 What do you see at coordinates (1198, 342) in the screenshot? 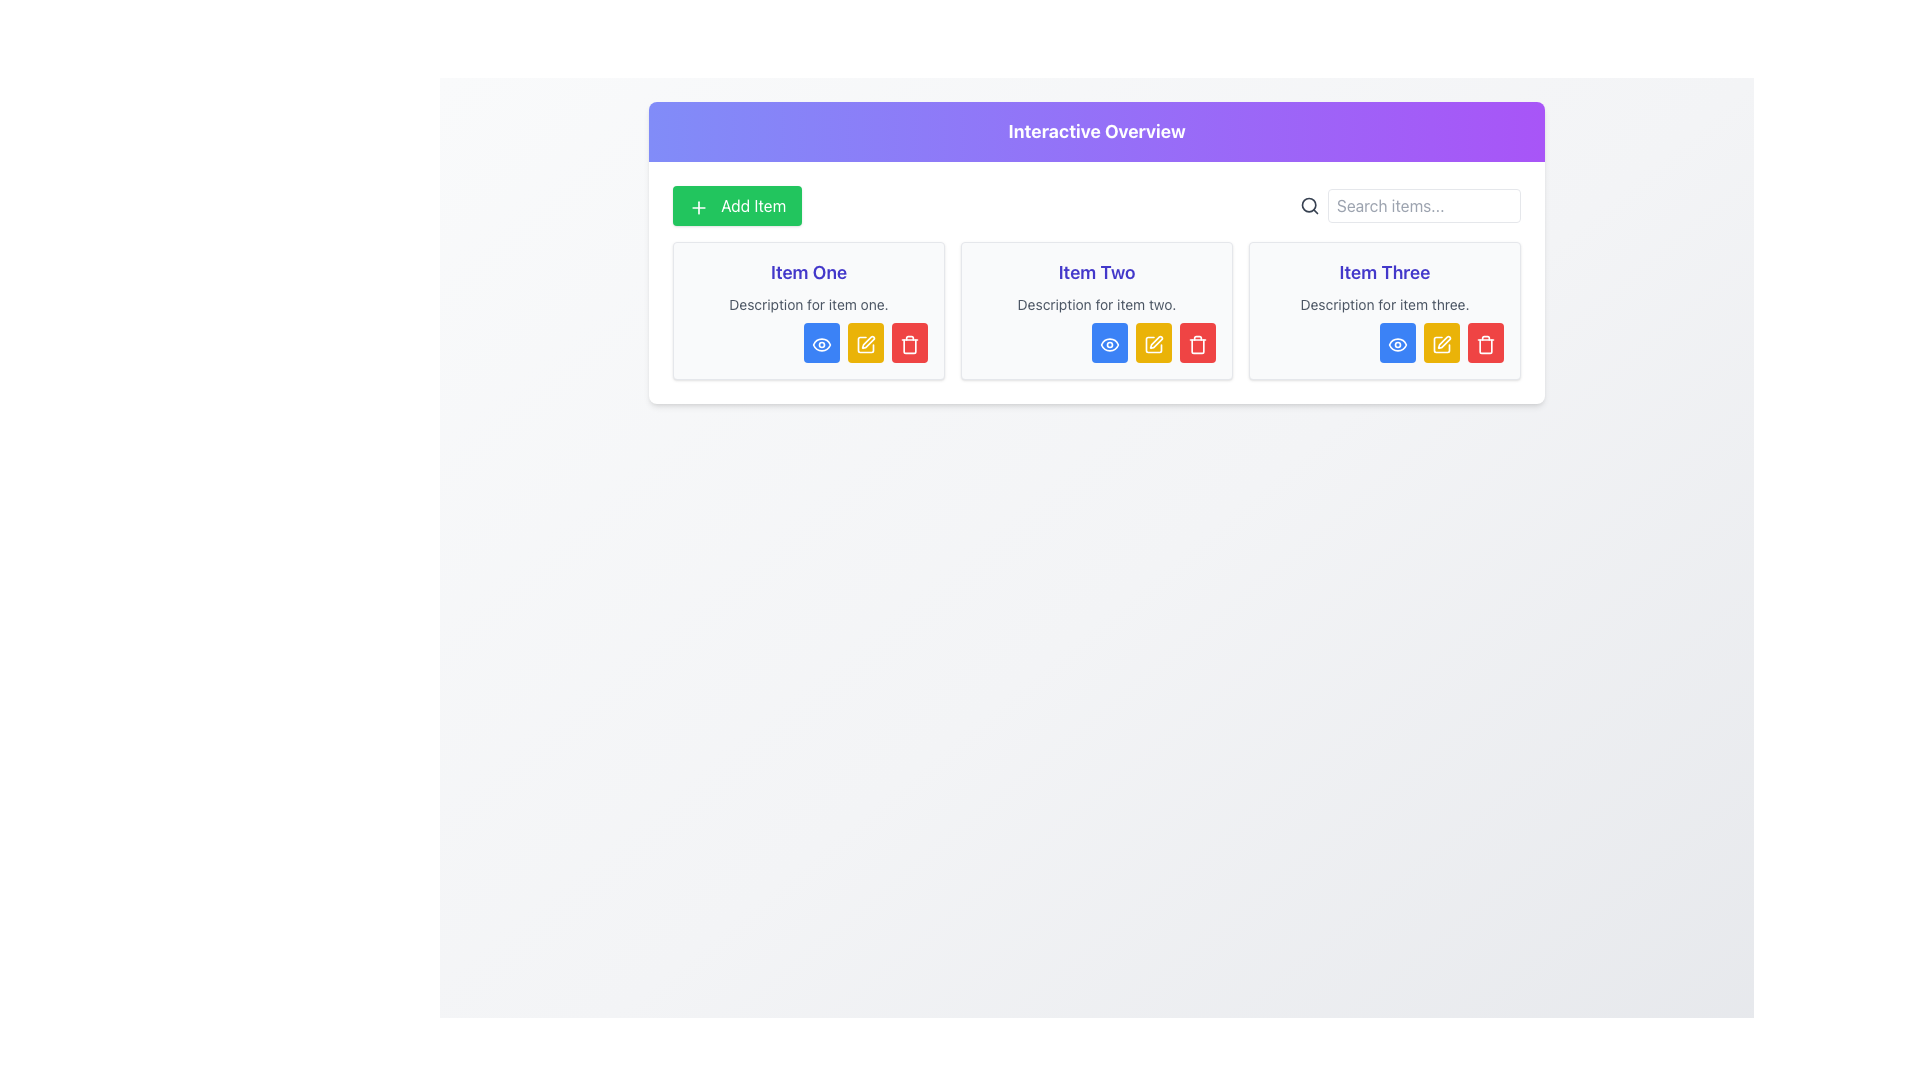
I see `the delete button located as the fourth button in the row of actions below 'Item Two'` at bounding box center [1198, 342].